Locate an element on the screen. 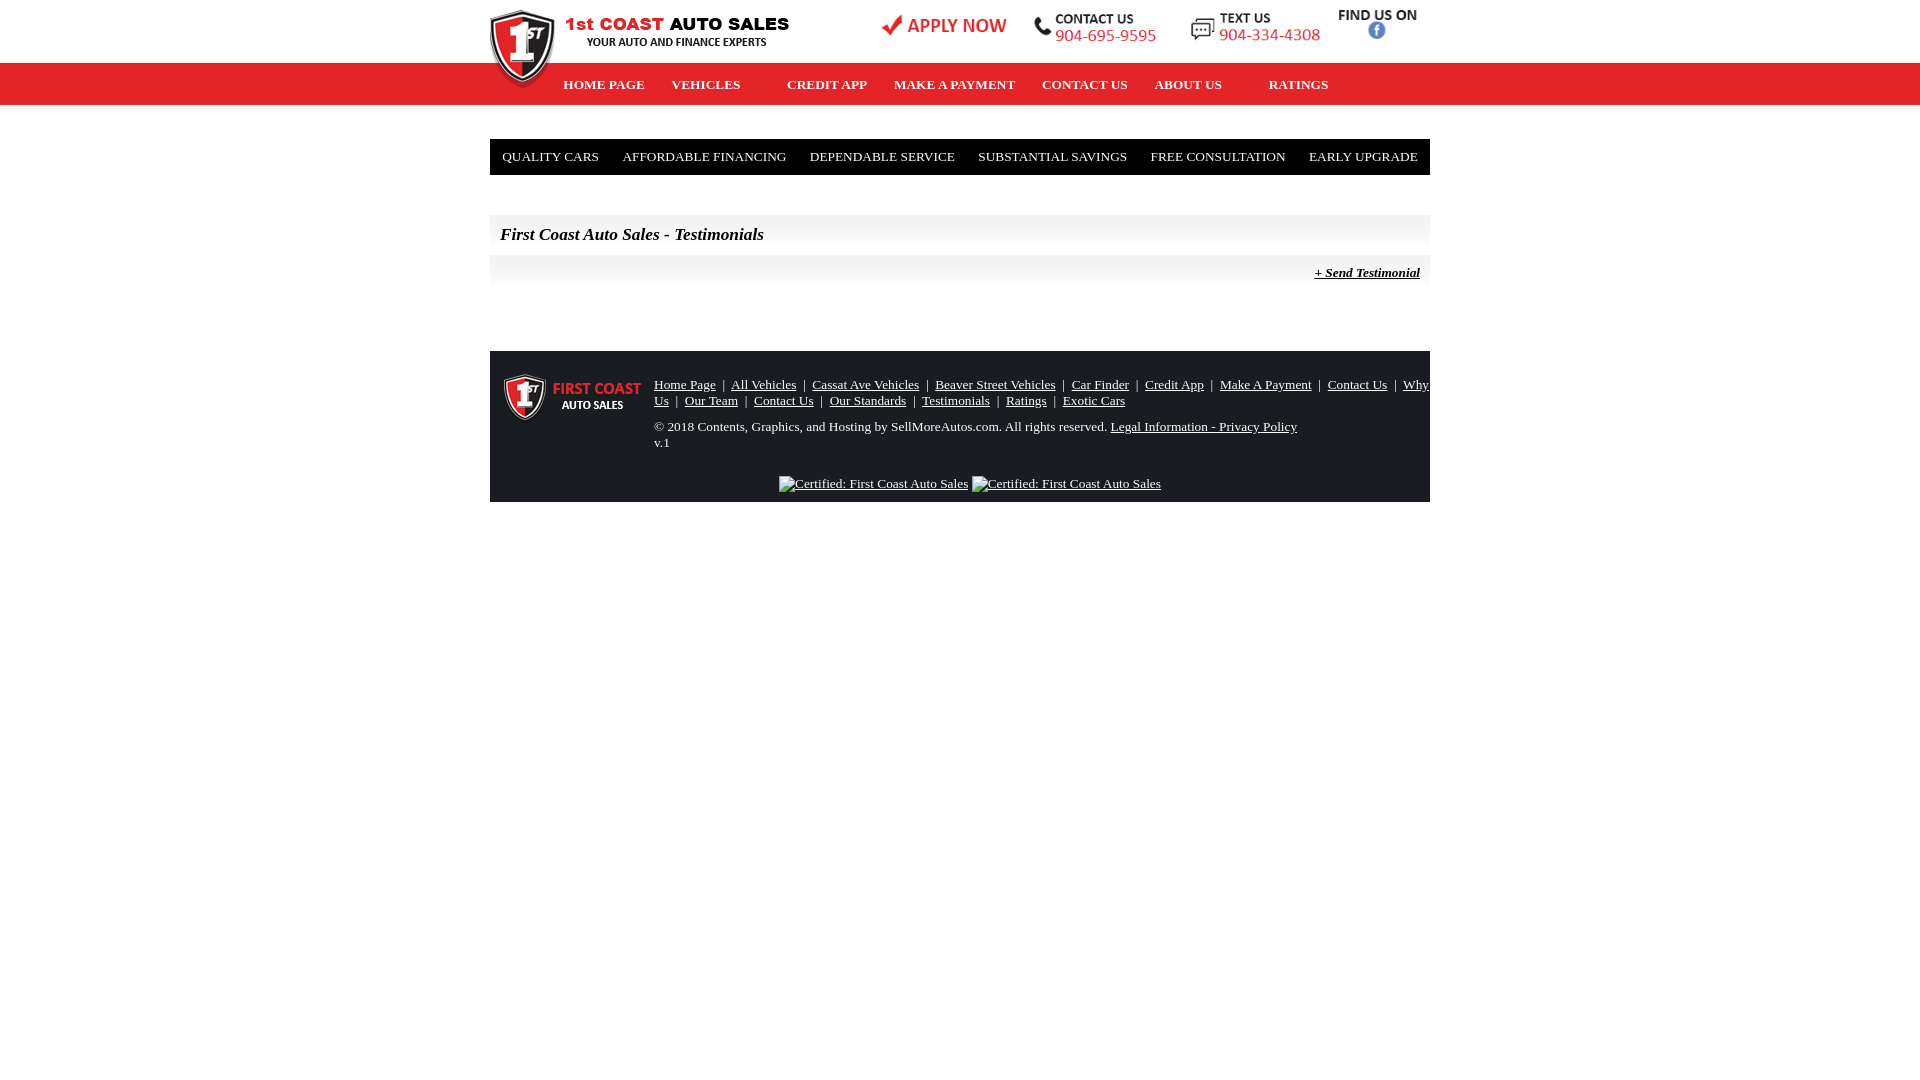 The image size is (1920, 1080). 'Cassat Ave Vehicles' is located at coordinates (811, 384).